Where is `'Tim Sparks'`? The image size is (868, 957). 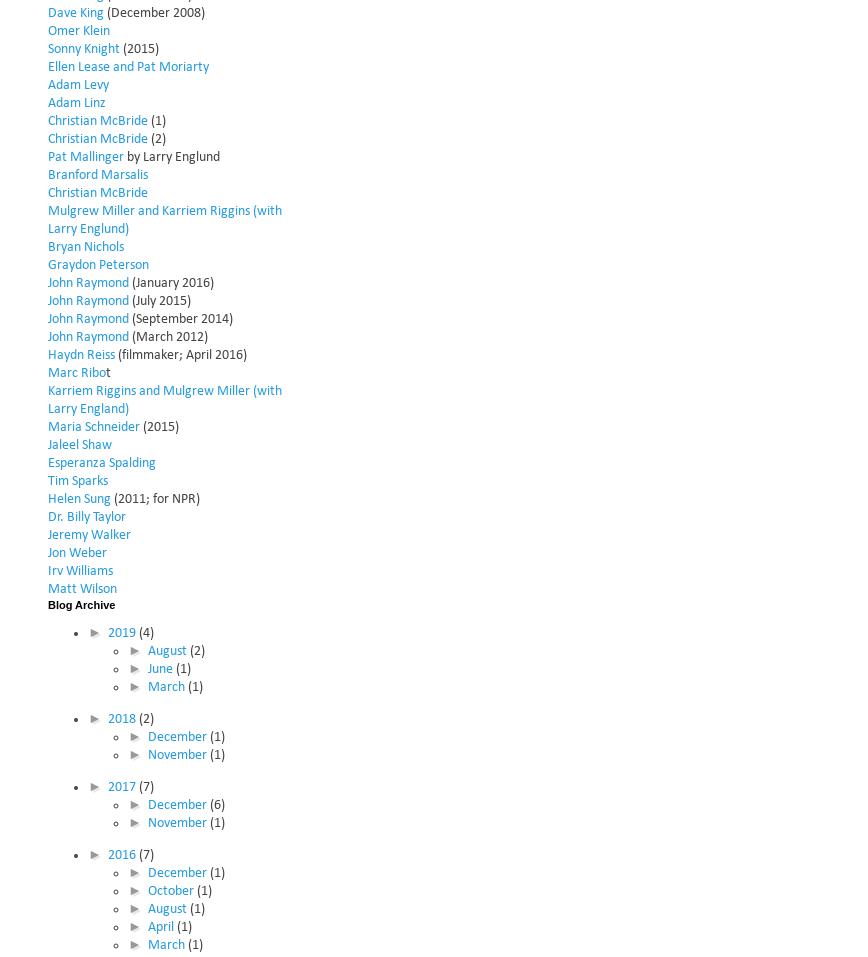
'Tim Sparks' is located at coordinates (48, 480).